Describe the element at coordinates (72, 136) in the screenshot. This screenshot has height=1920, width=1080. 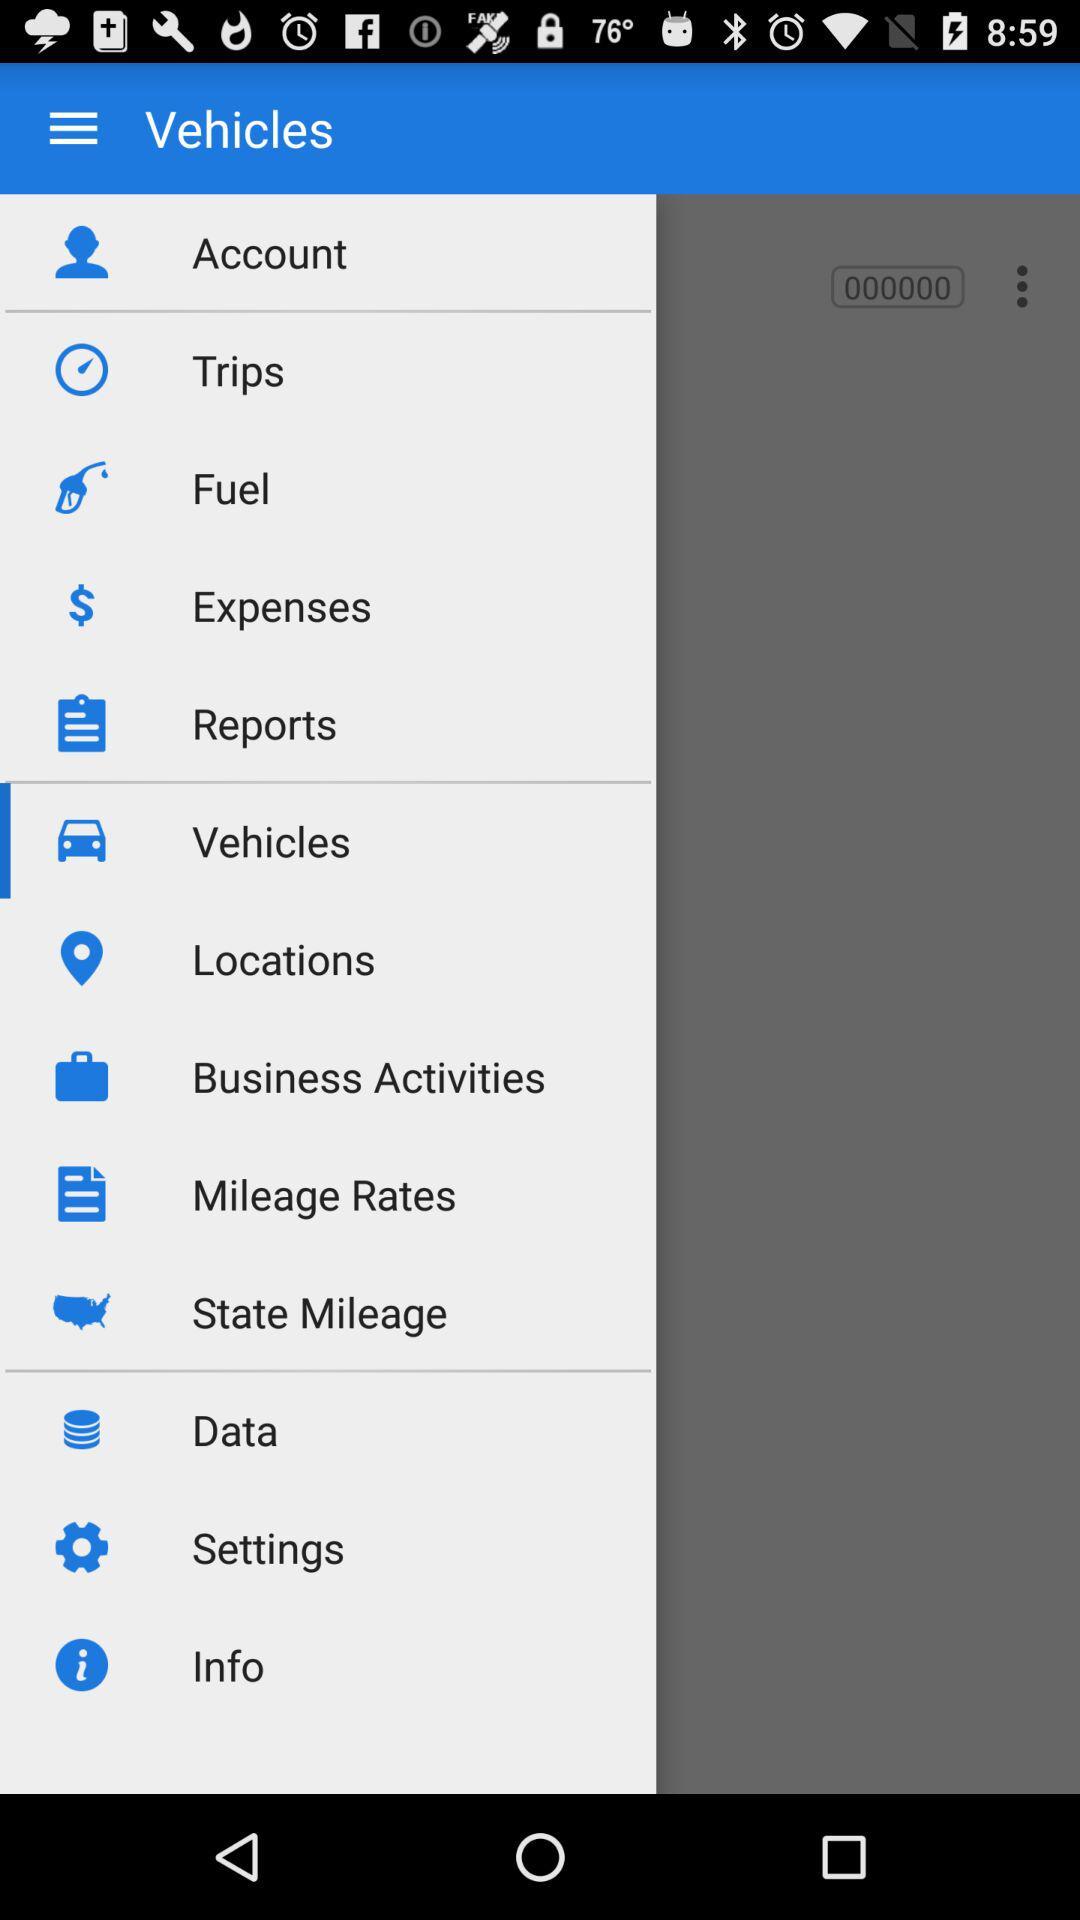
I see `the menu icon` at that location.